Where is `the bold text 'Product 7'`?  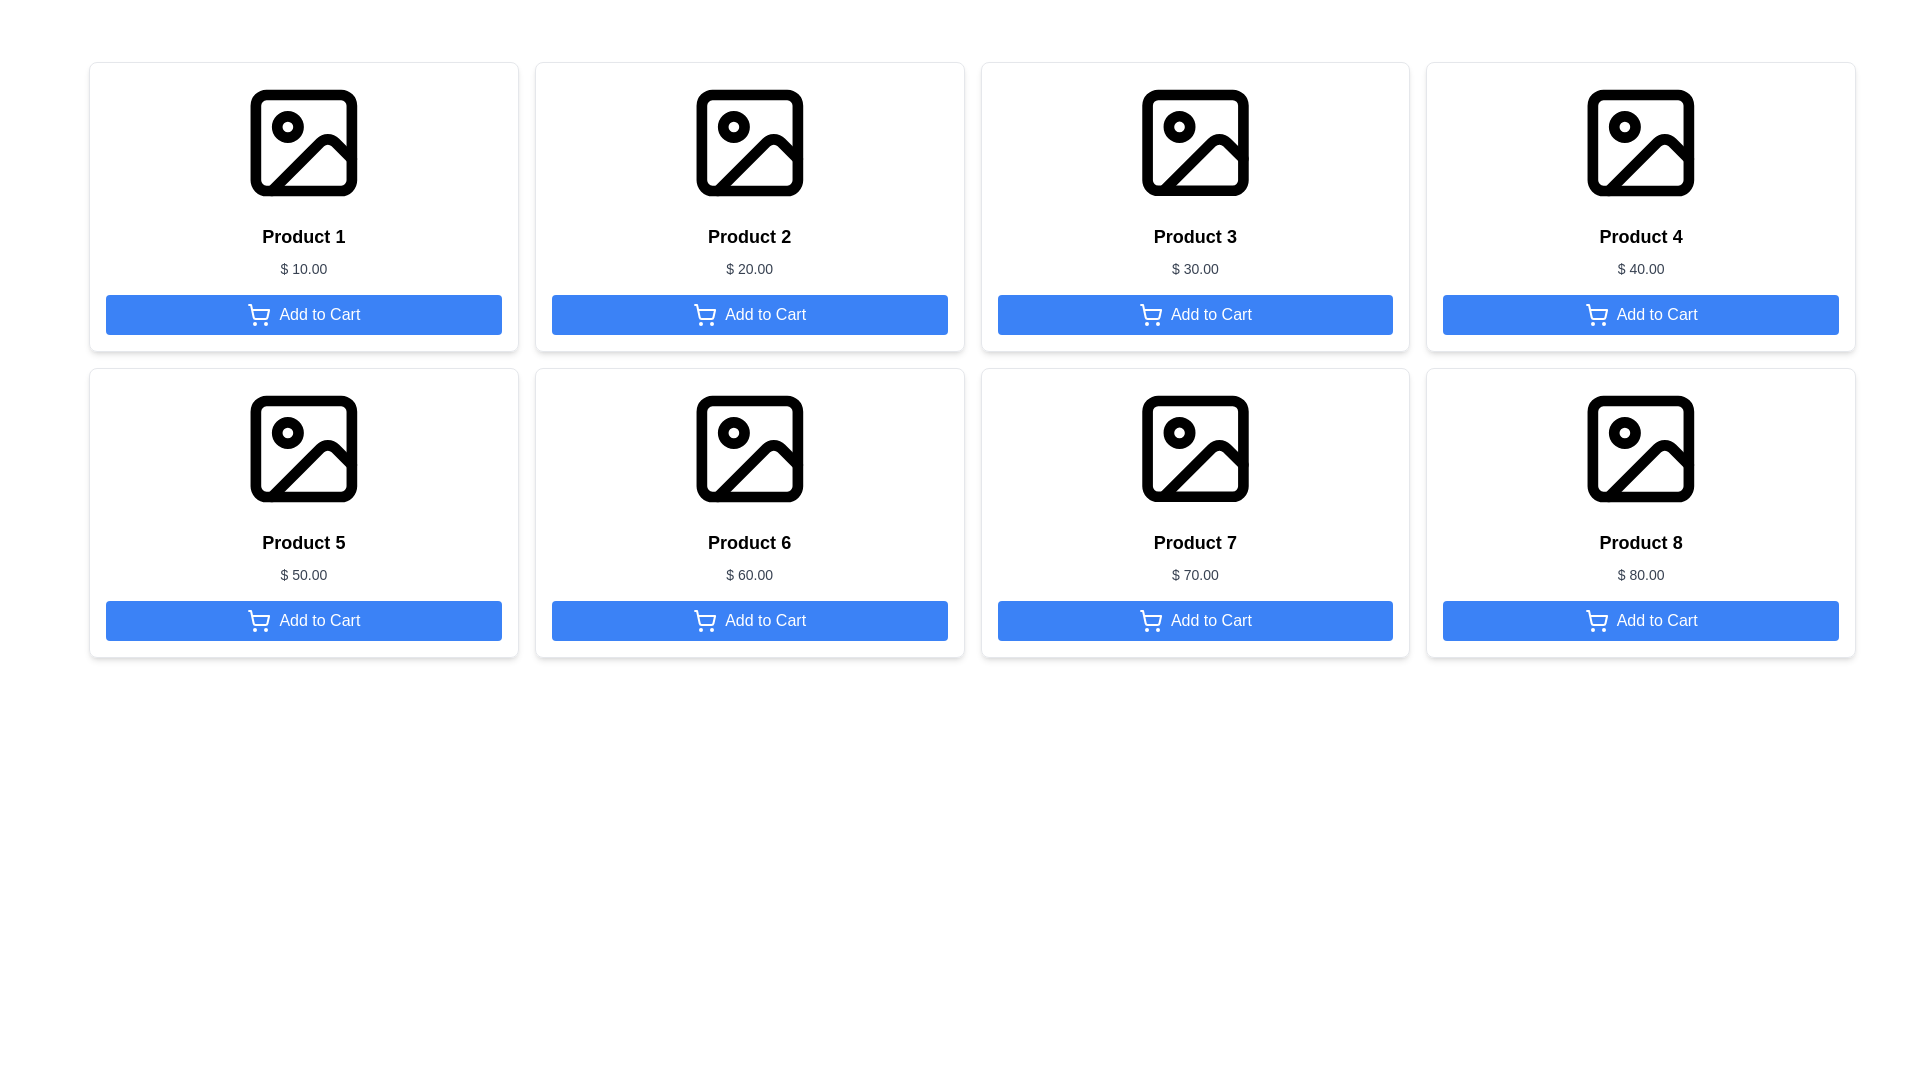 the bold text 'Product 7' is located at coordinates (1195, 543).